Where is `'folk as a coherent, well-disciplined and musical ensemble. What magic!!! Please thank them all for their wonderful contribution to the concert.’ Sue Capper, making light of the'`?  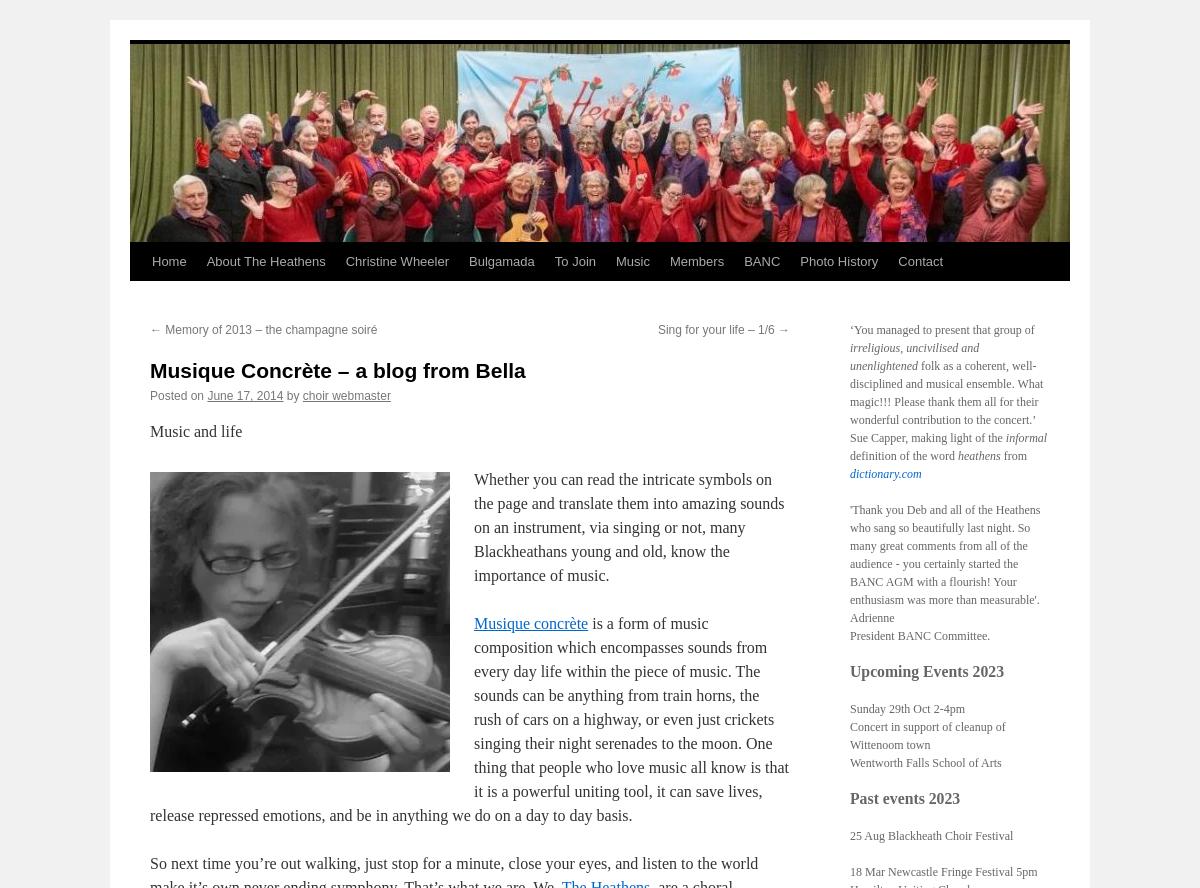 'folk as a coherent, well-disciplined and musical ensemble. What magic!!! Please thank them all for their wonderful contribution to the concert.’ Sue Capper, making light of the' is located at coordinates (946, 400).